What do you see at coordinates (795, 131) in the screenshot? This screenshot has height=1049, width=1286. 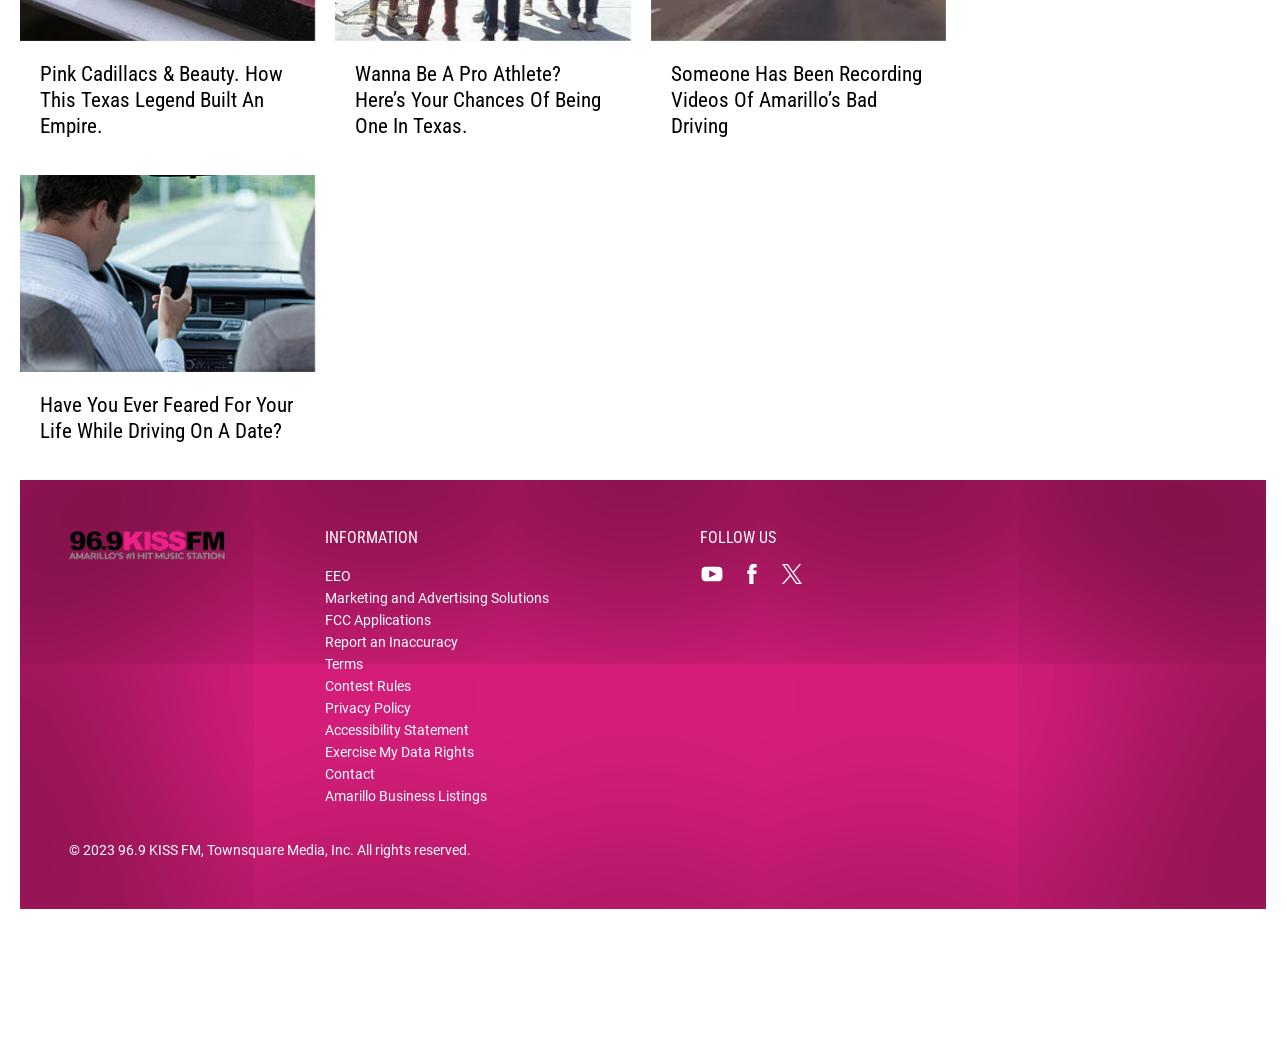 I see `'Someone Has Been Recording Videos Of Amarillo’s Bad Driving'` at bounding box center [795, 131].